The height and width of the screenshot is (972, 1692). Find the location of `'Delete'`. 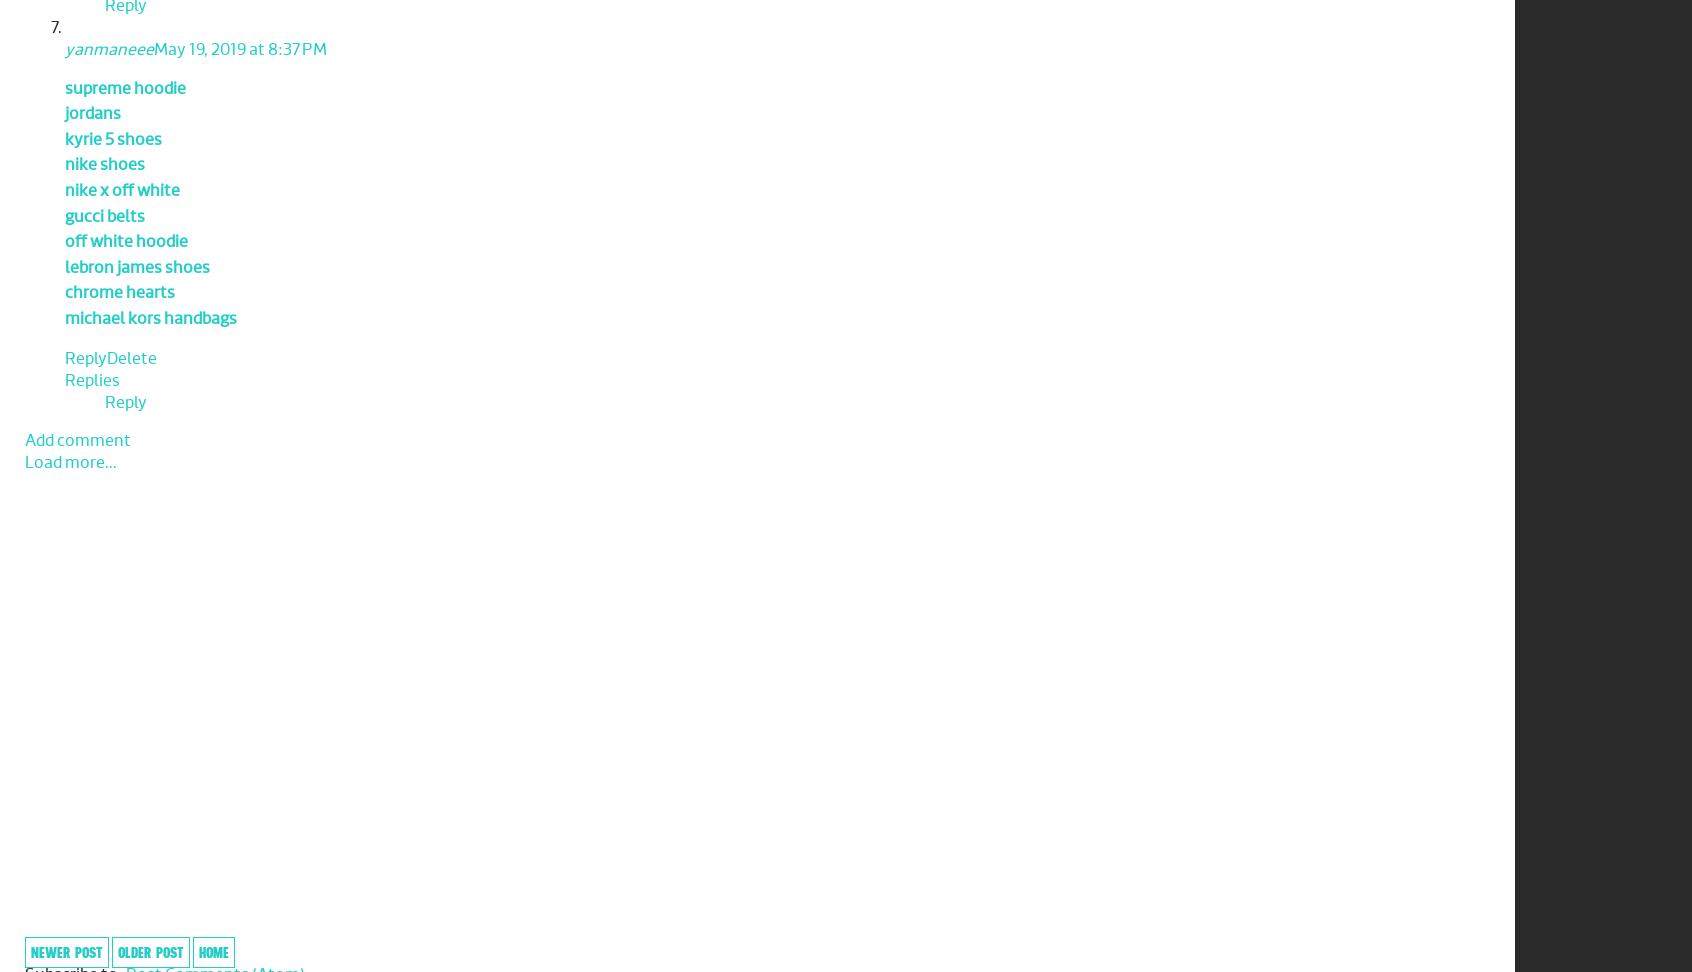

'Delete' is located at coordinates (131, 356).